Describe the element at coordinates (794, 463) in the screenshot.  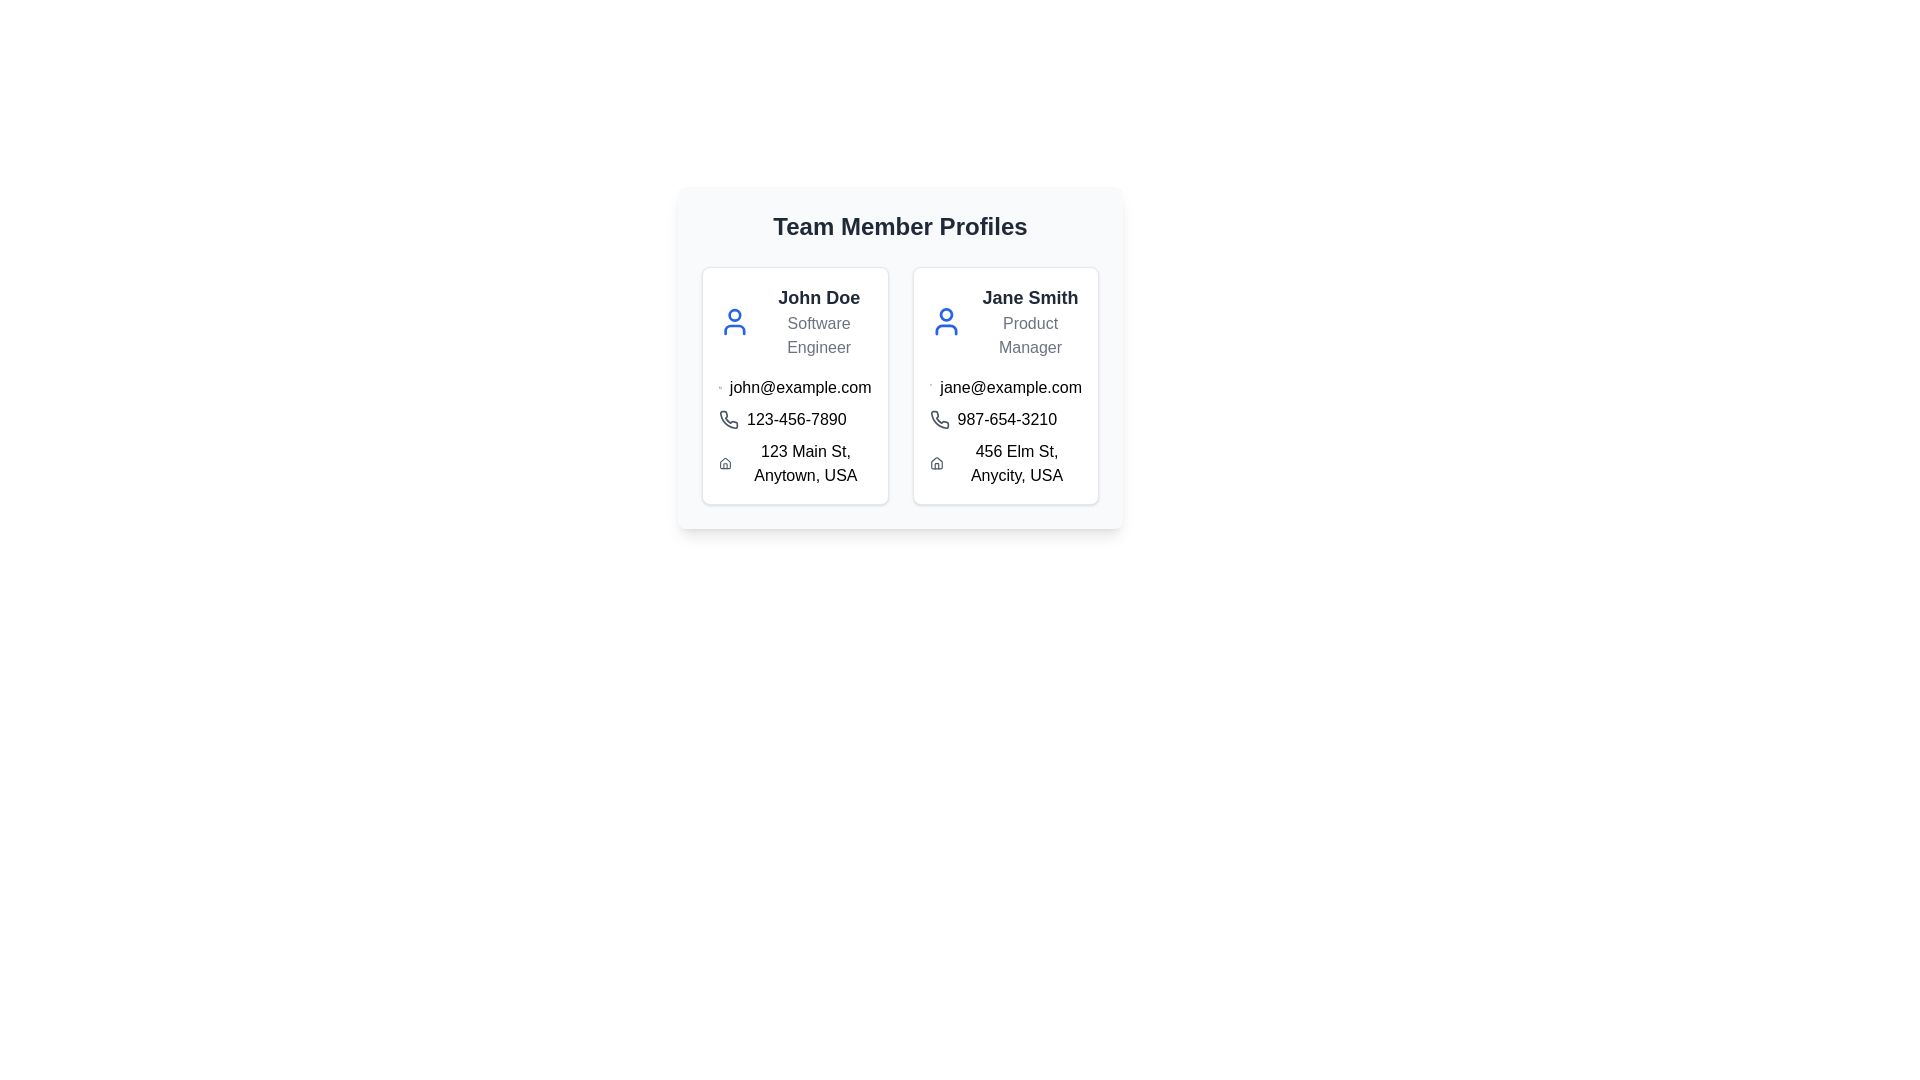
I see `the text element displaying '123 Main St, Anytown, USA' with a house icon to read it` at that location.